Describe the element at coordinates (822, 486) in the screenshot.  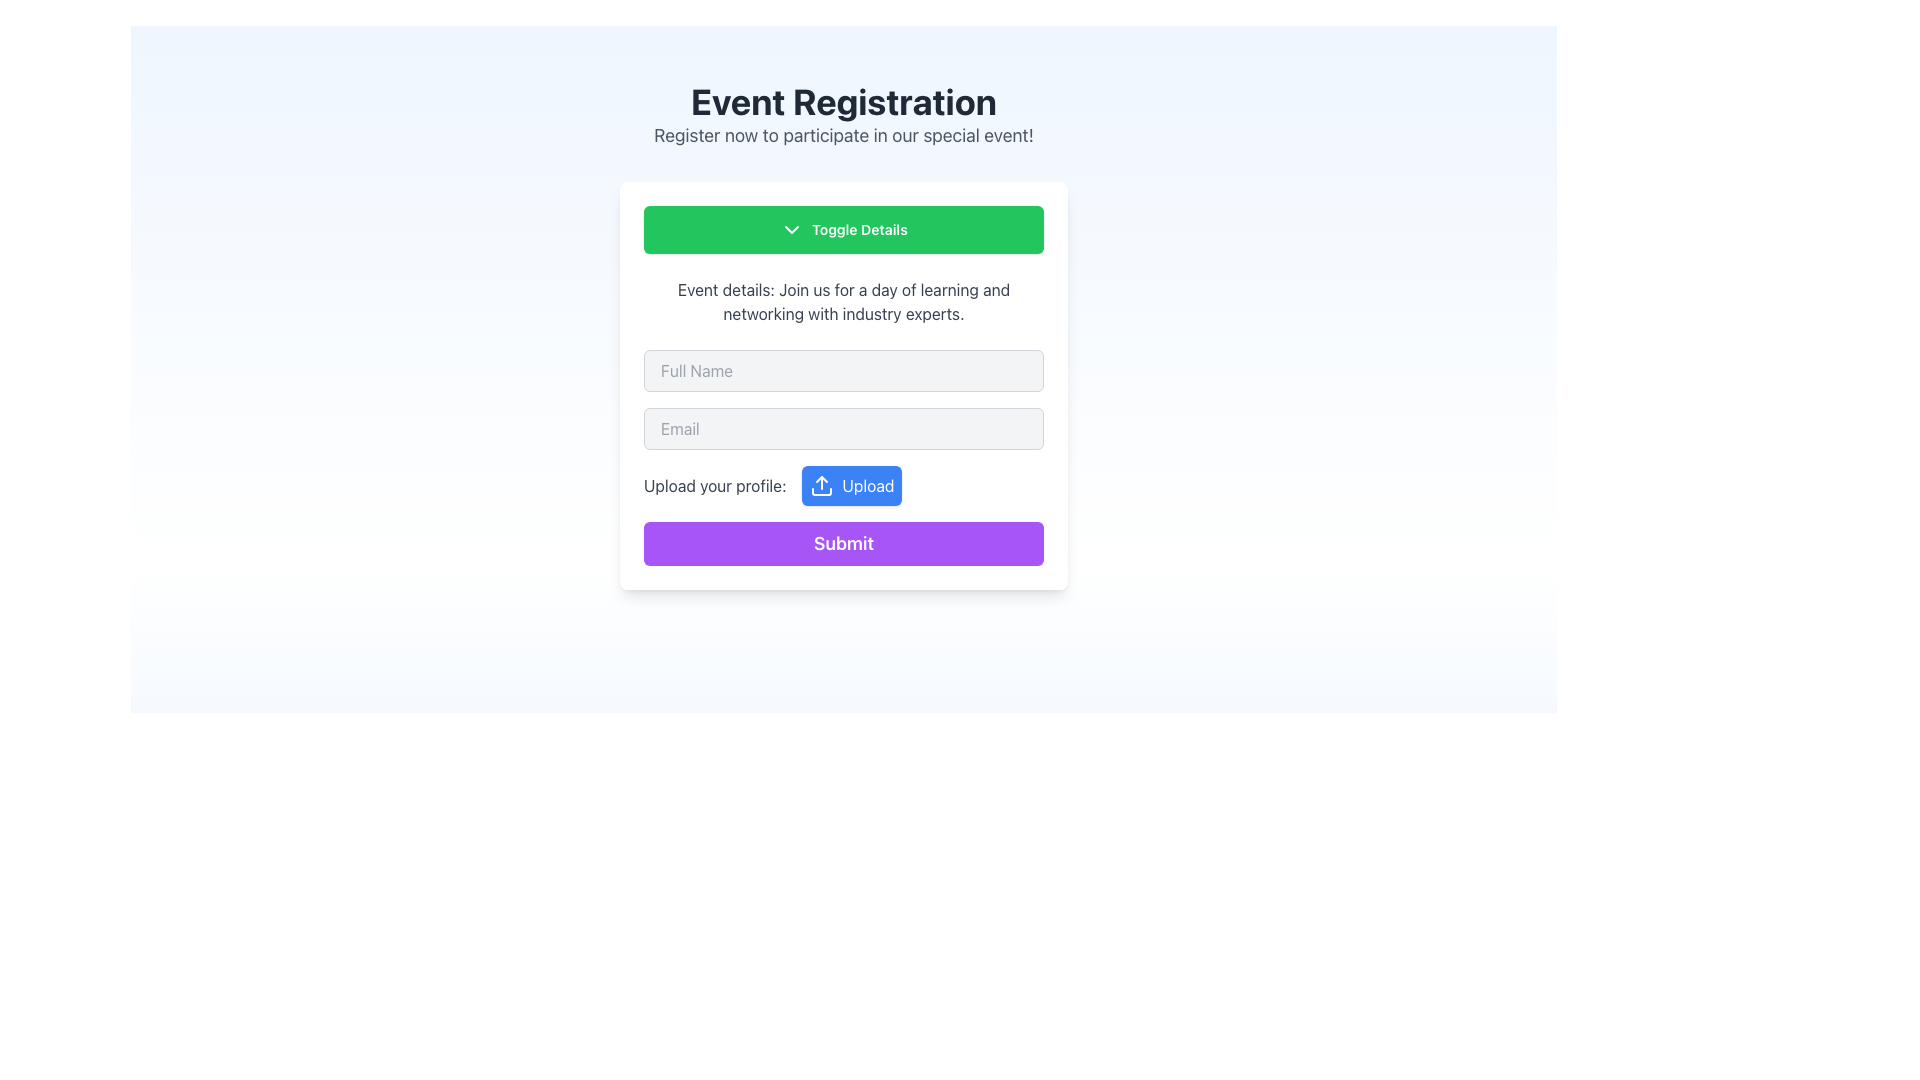
I see `the 'Upload' button which contains a minimalistic upload icon with an upward-pointing arrow, located in the center of the form interface beneath the 'Email' text field` at that location.